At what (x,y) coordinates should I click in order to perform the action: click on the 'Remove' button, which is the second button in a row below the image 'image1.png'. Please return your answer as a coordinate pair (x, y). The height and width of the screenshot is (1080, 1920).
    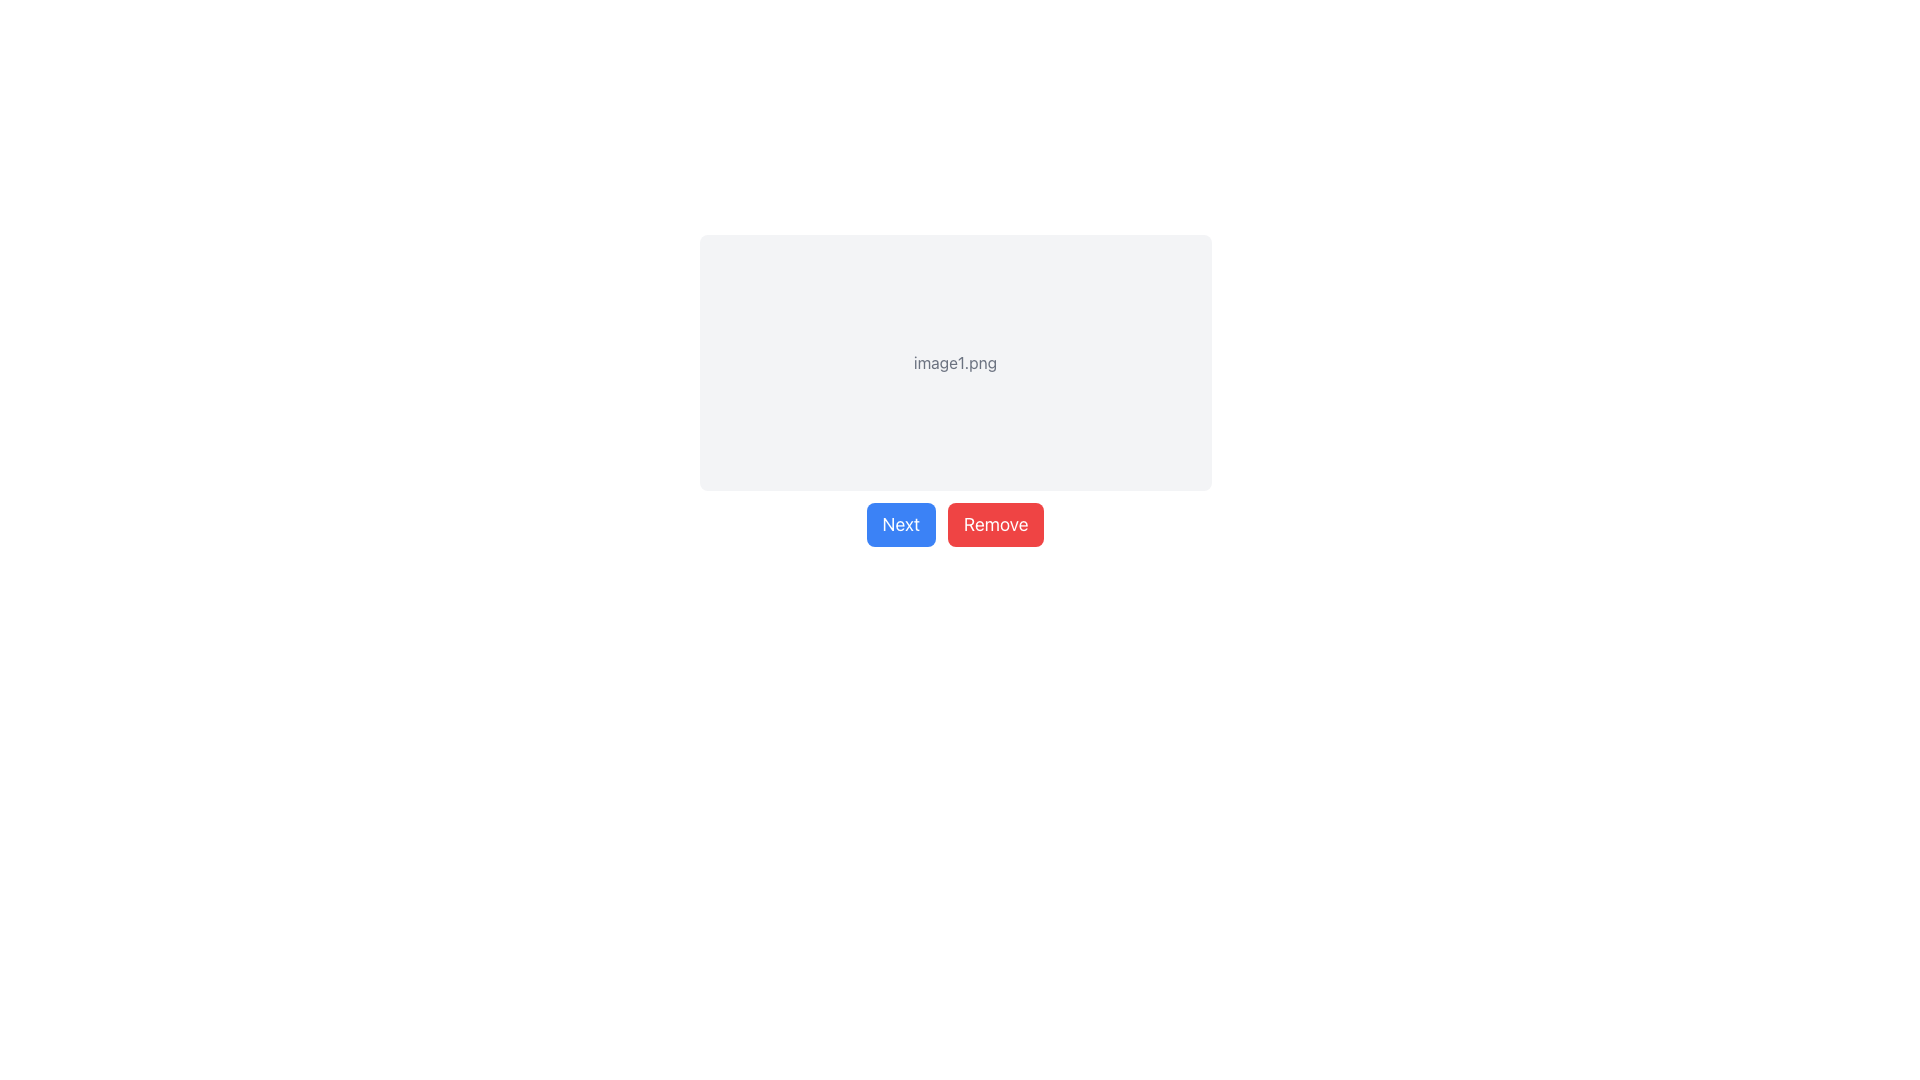
    Looking at the image, I should click on (996, 523).